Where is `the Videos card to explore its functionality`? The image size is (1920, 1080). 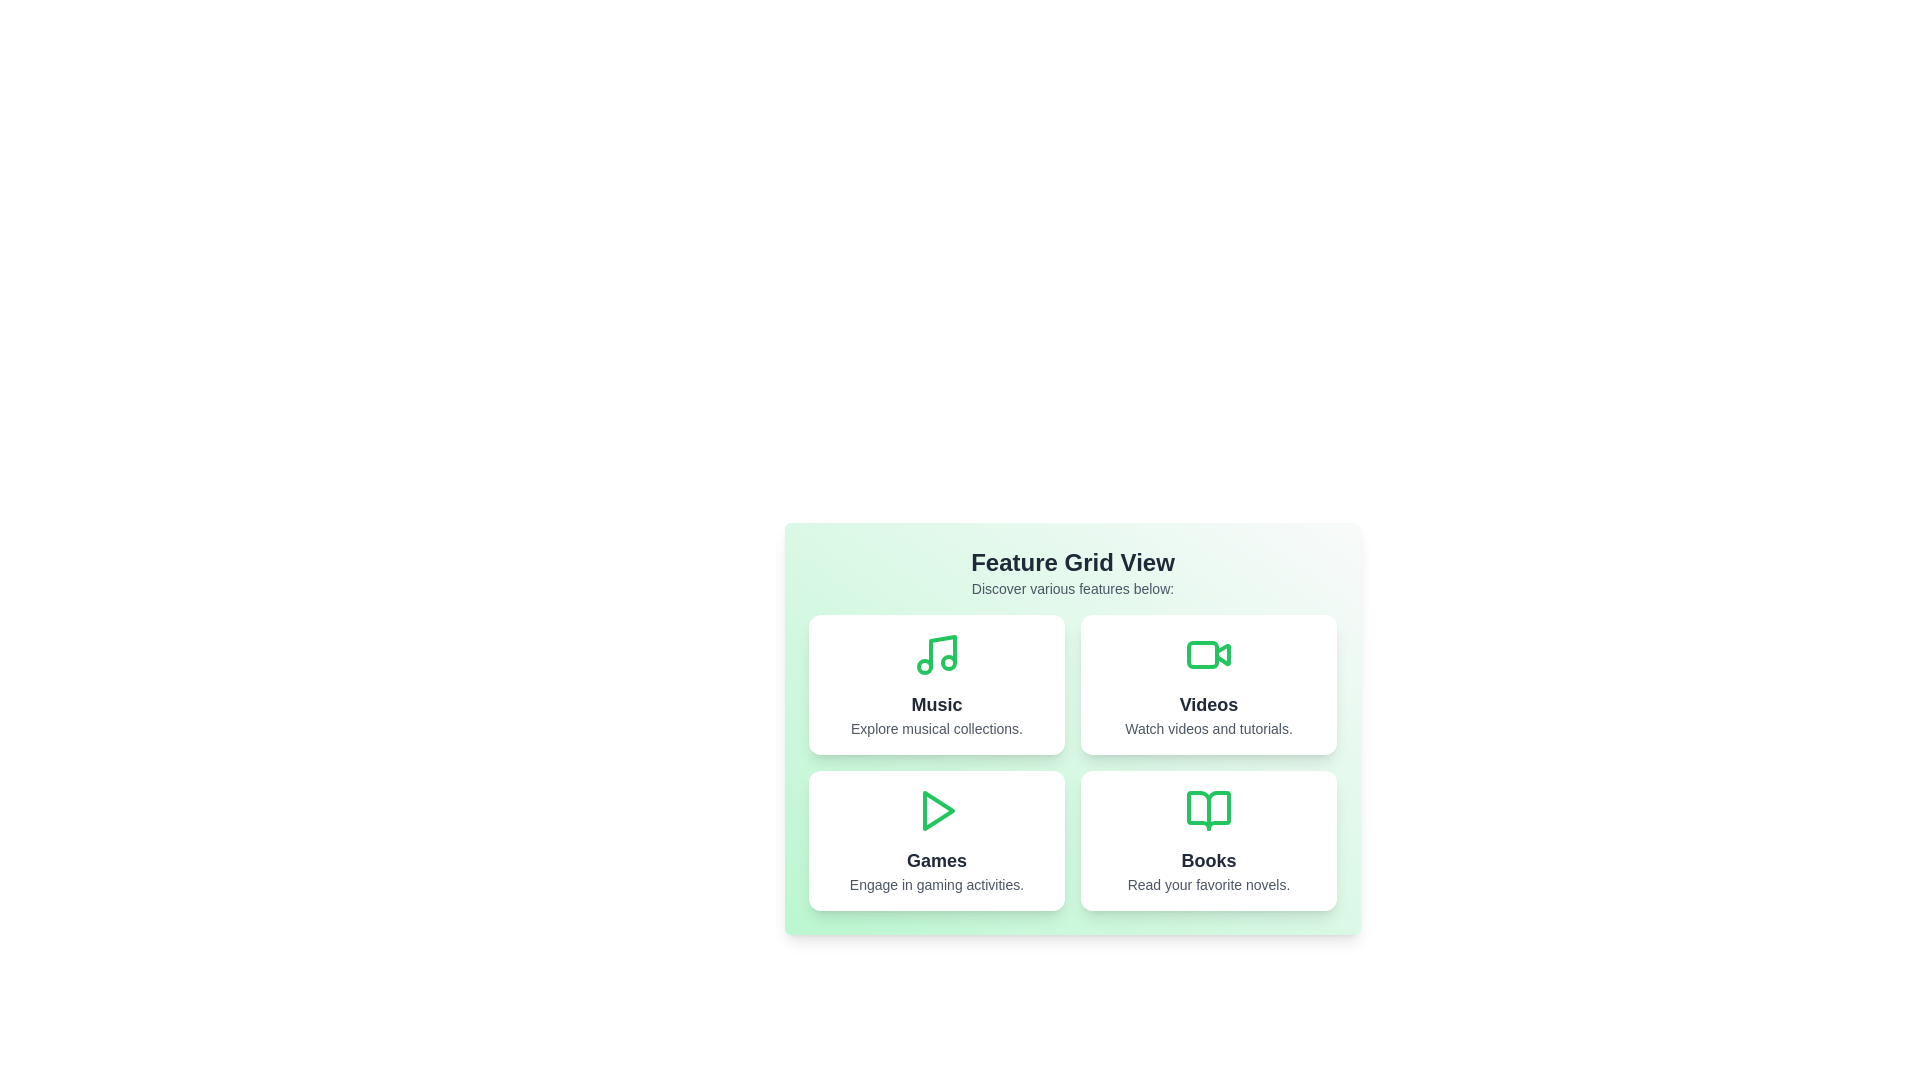
the Videos card to explore its functionality is located at coordinates (1208, 684).